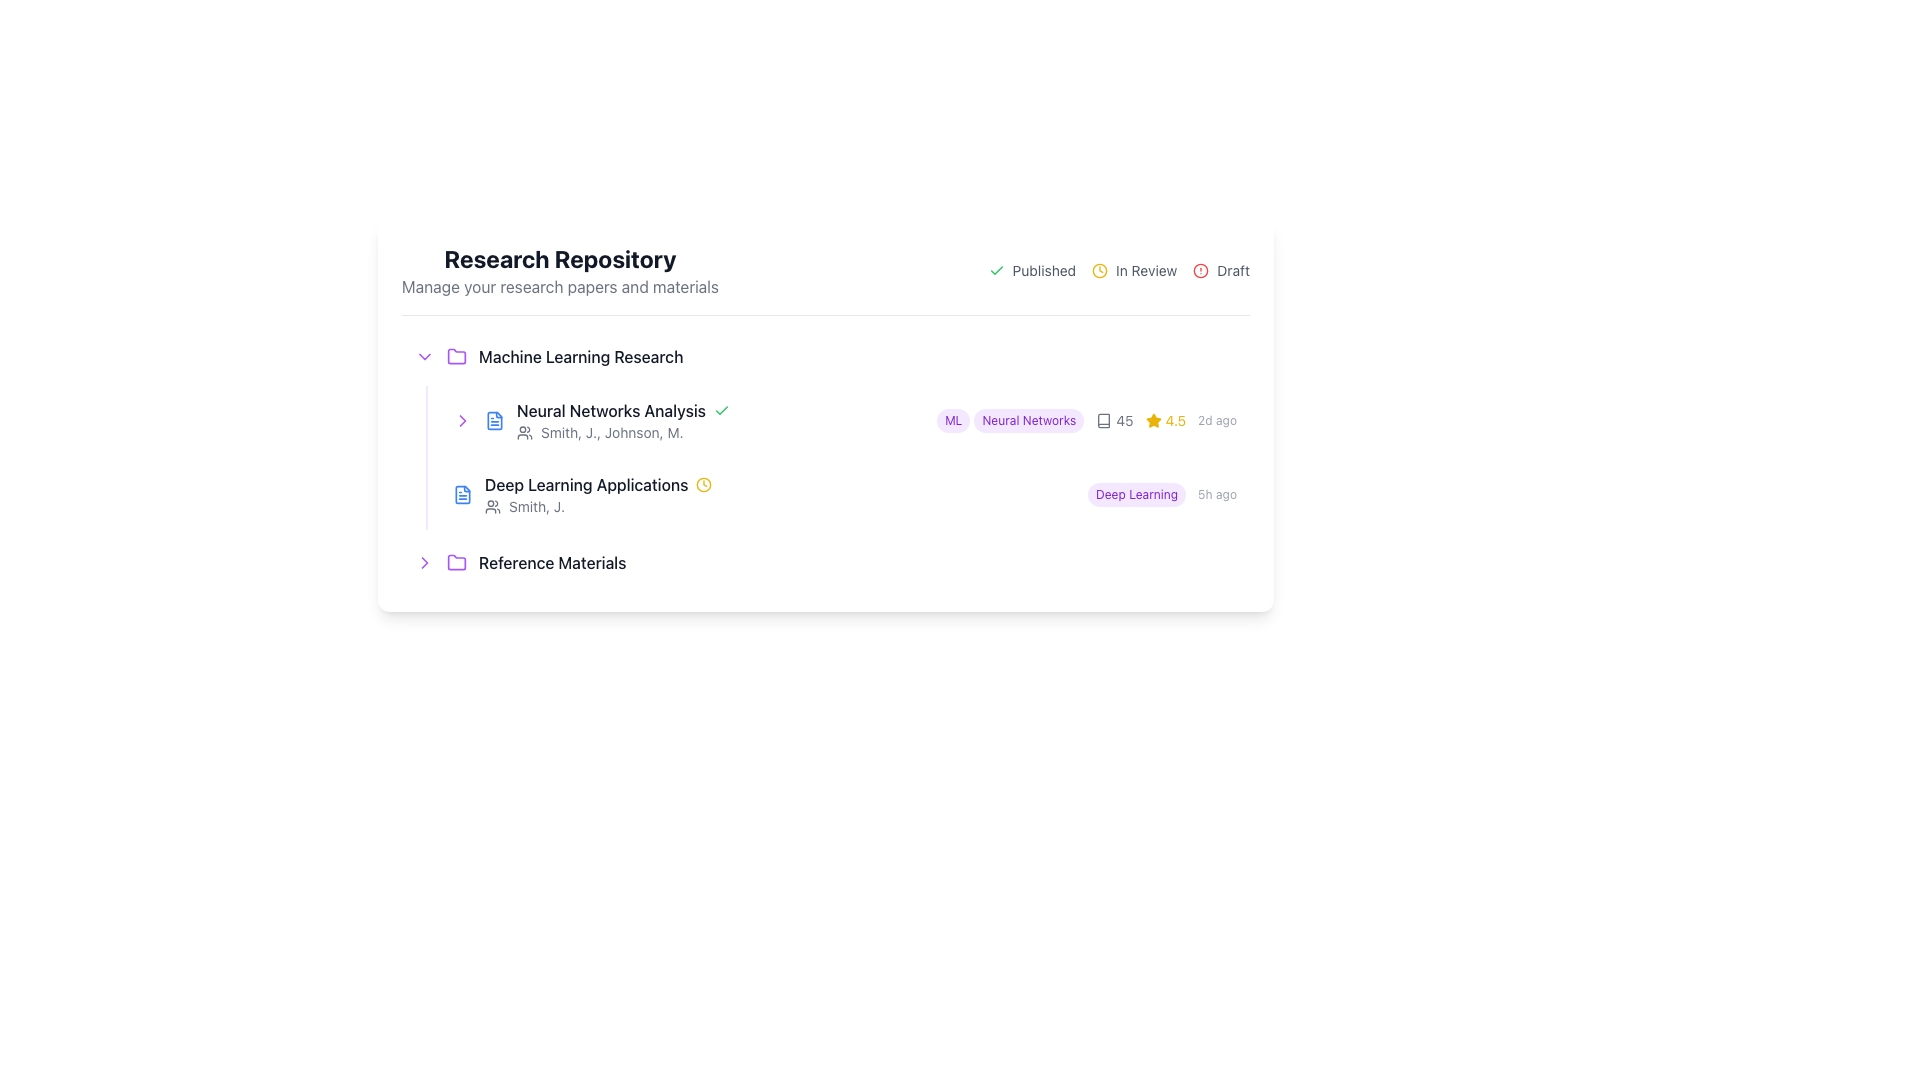 The image size is (1920, 1080). Describe the element at coordinates (1099, 270) in the screenshot. I see `the yellow clock icon located in the top-right corner of the interface, which is part of the status indicators group, specifically positioned between the green checkmark and the red caution symbol` at that location.